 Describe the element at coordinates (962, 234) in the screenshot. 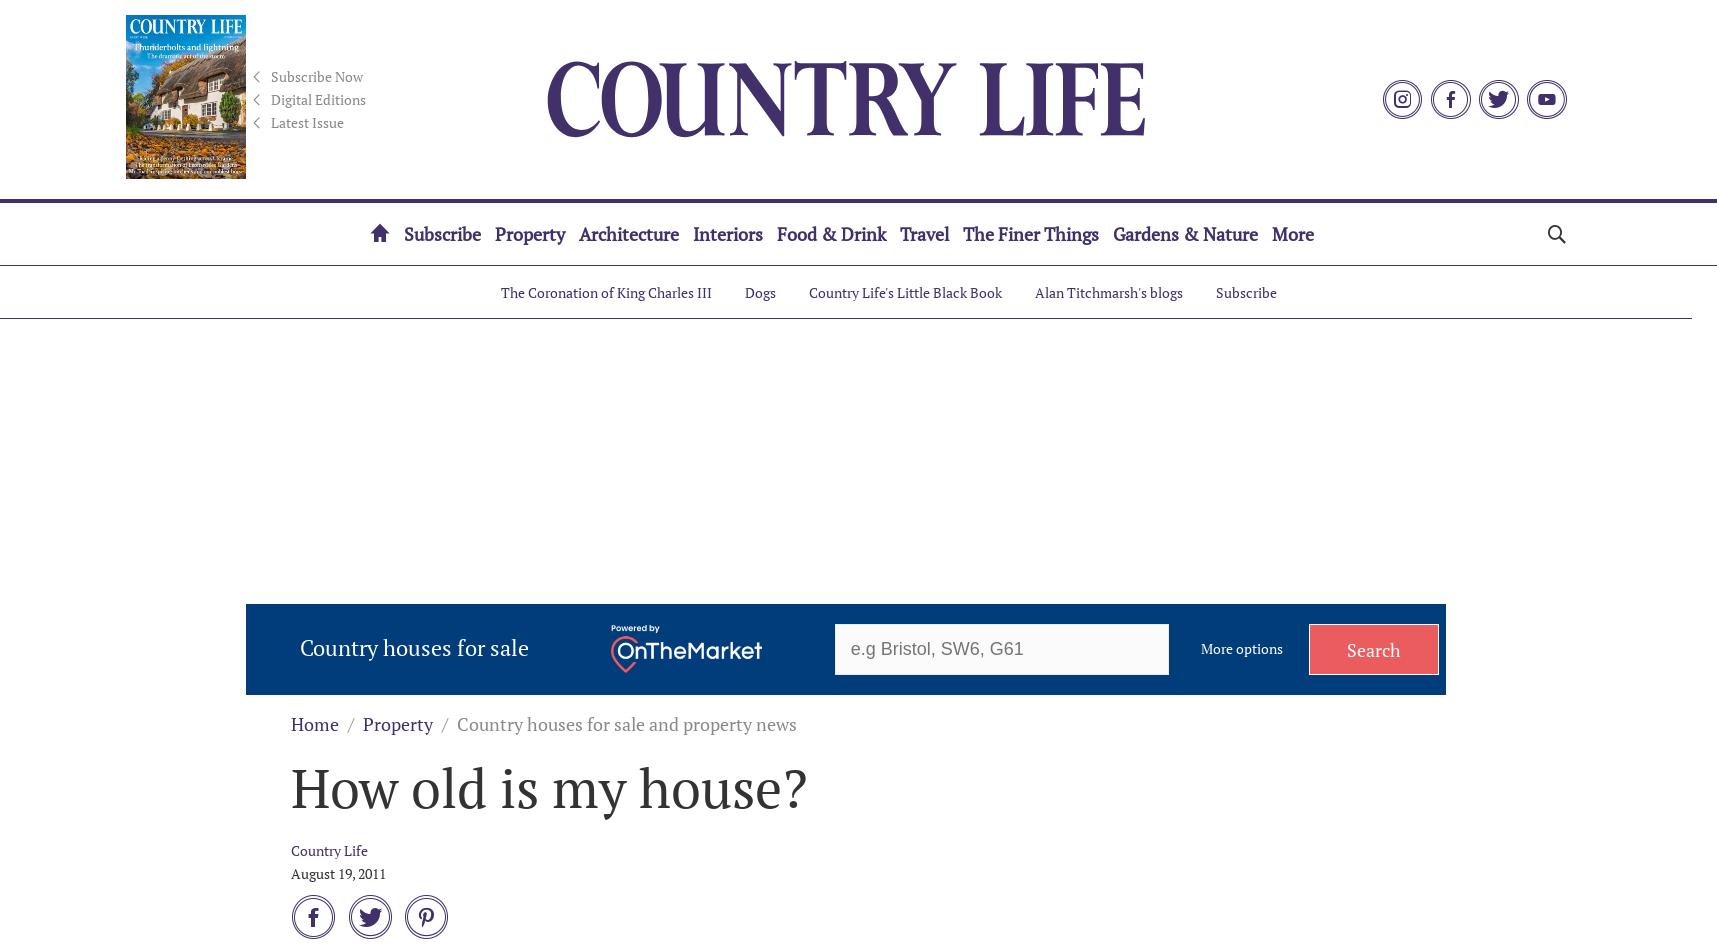

I see `'The Finer Things'` at that location.